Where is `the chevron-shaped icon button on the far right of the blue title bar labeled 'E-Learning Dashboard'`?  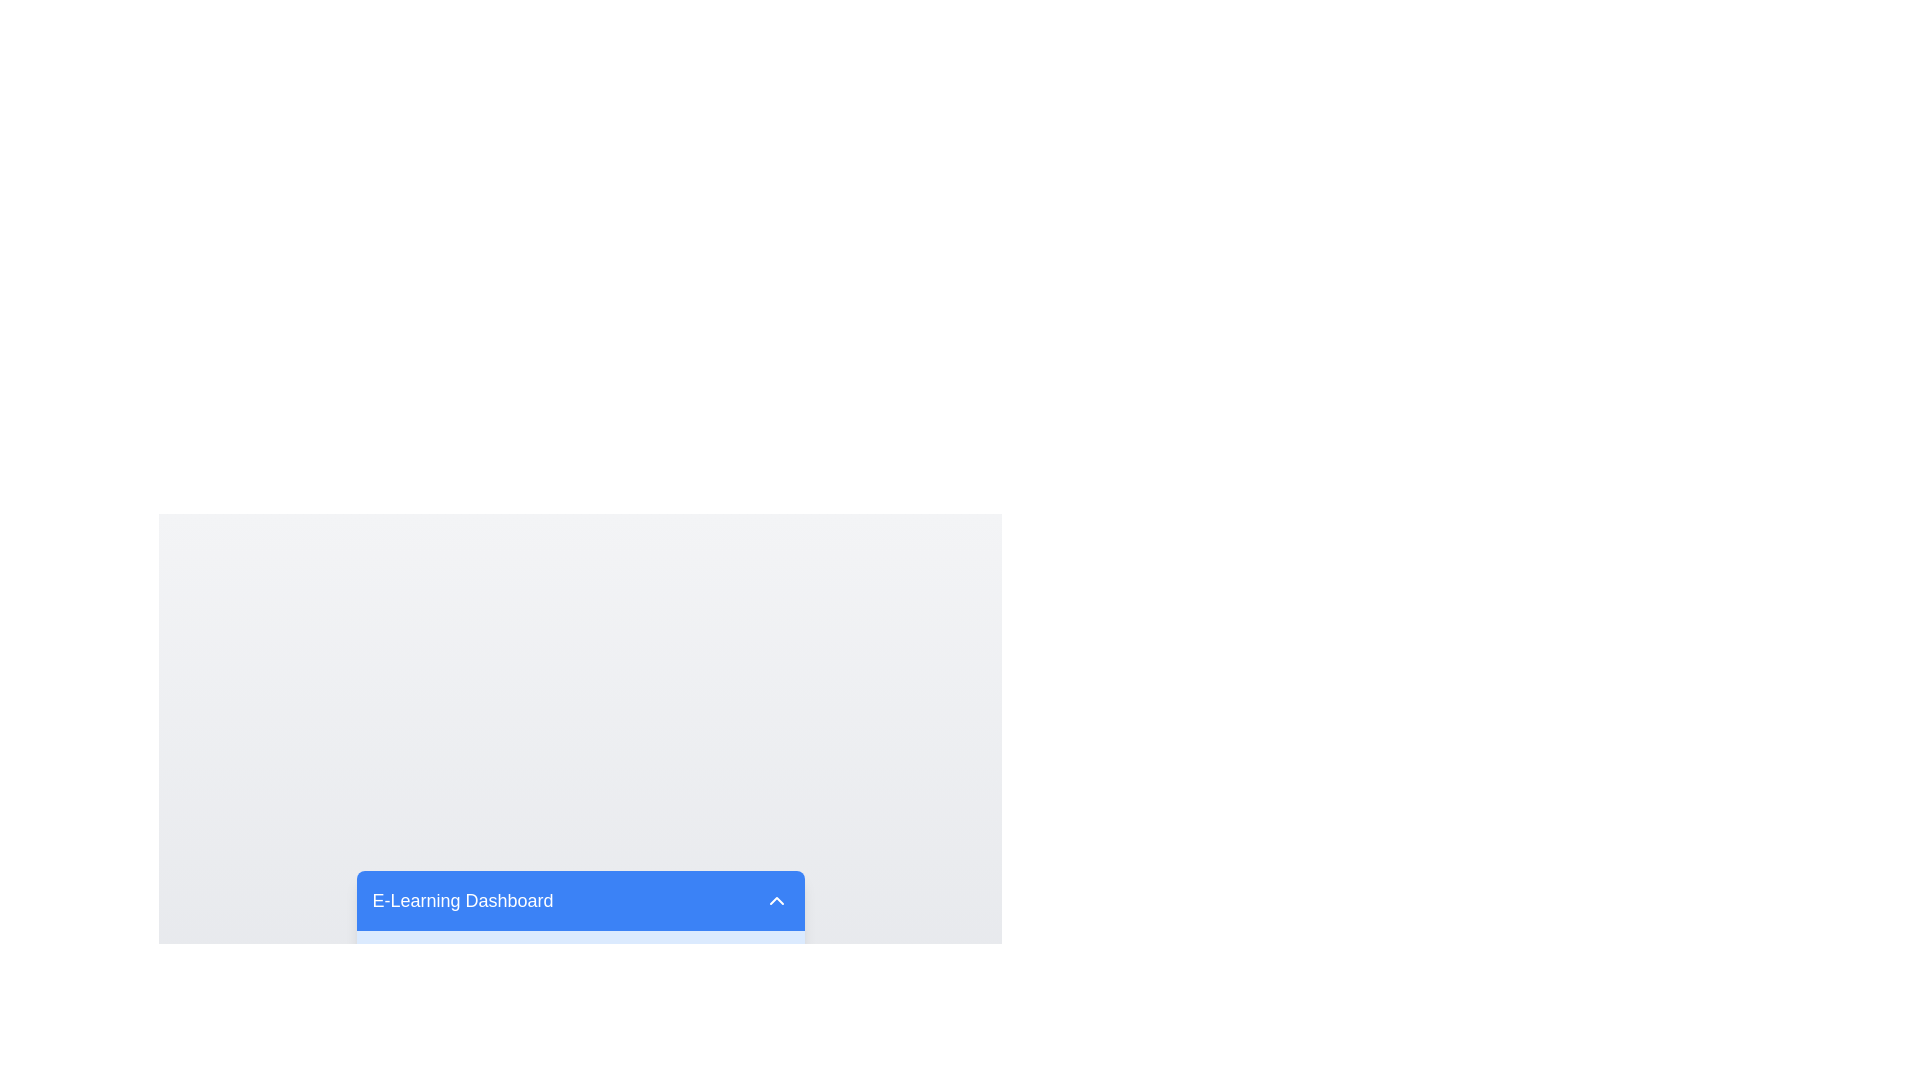
the chevron-shaped icon button on the far right of the blue title bar labeled 'E-Learning Dashboard' is located at coordinates (775, 901).